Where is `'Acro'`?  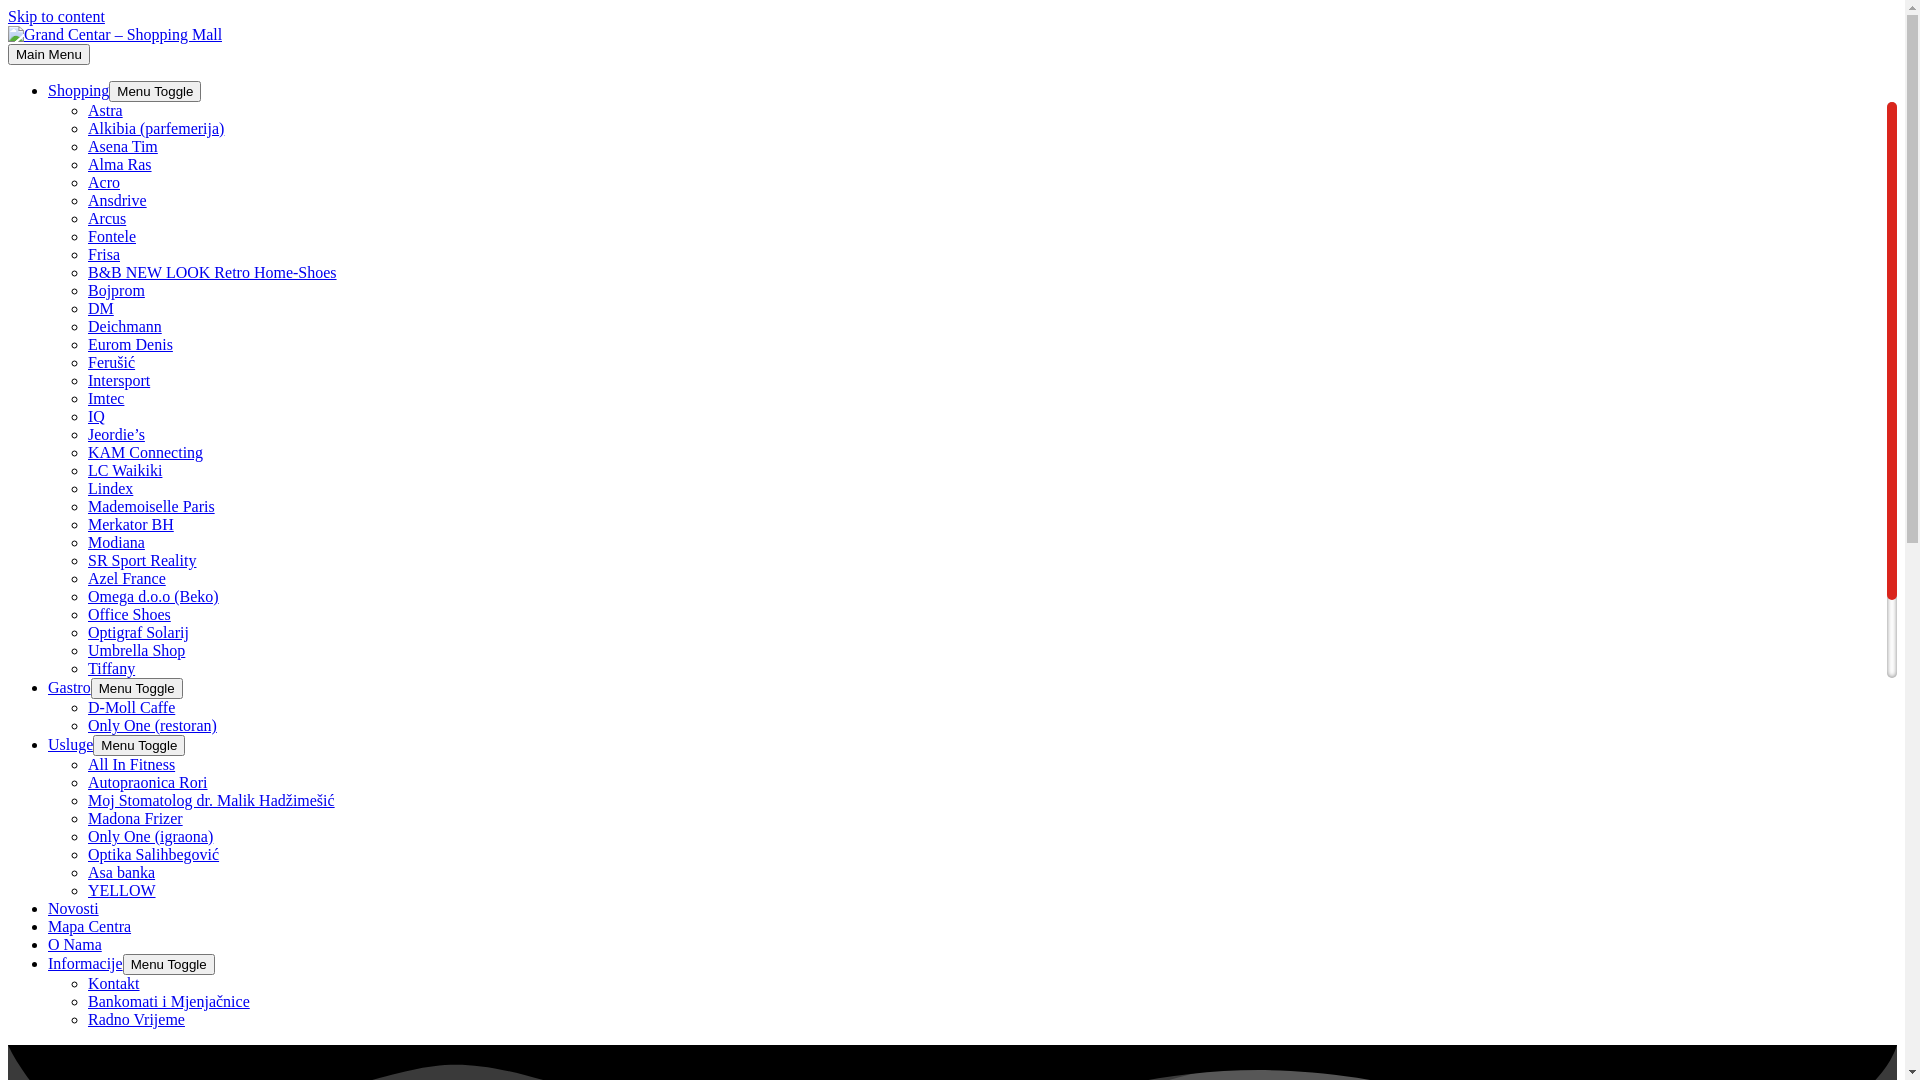
'Acro' is located at coordinates (103, 182).